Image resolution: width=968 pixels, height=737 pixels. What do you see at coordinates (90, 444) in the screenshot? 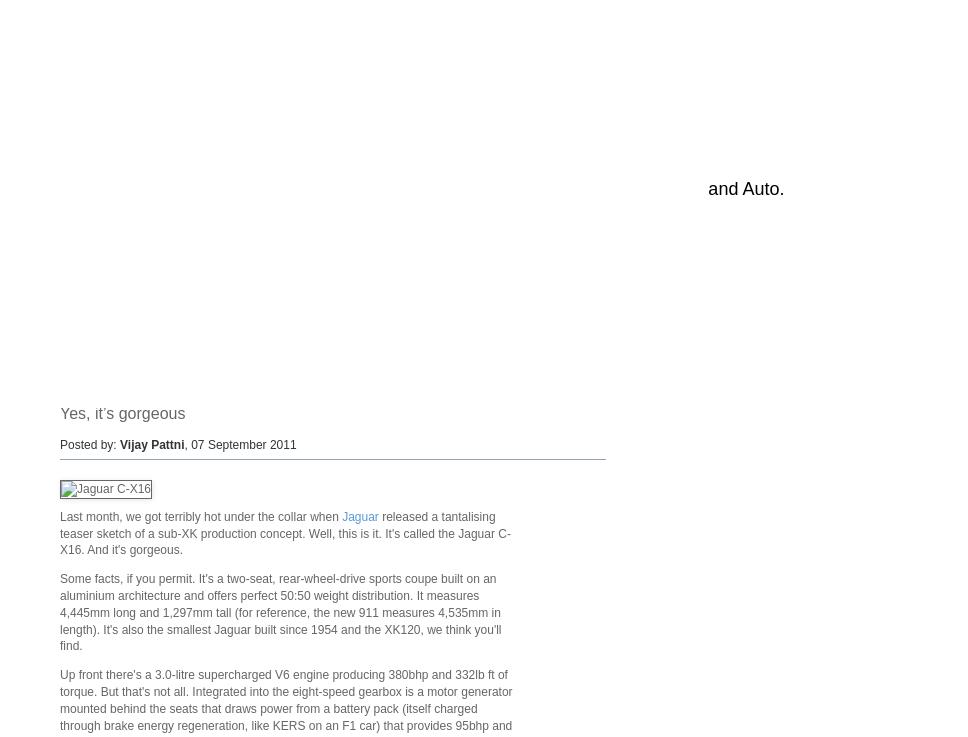
I see `'Posted by:'` at bounding box center [90, 444].